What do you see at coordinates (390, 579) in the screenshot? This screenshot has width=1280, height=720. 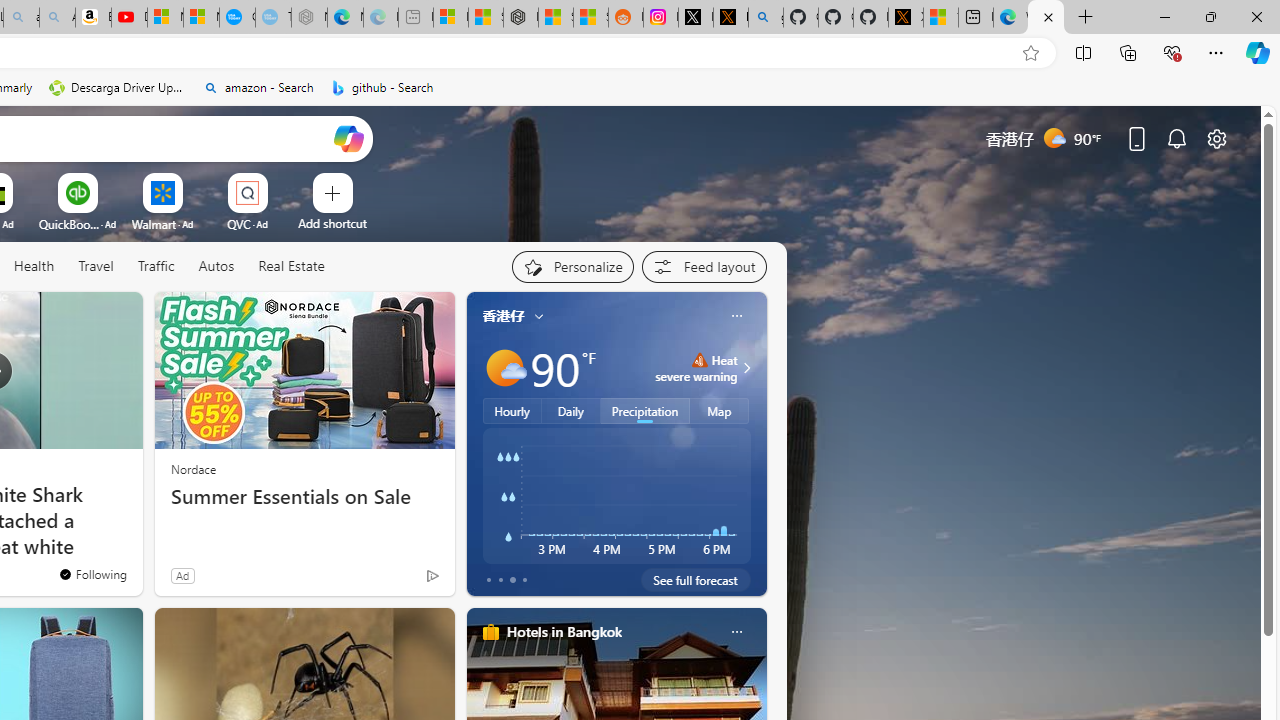 I see `'You'` at bounding box center [390, 579].